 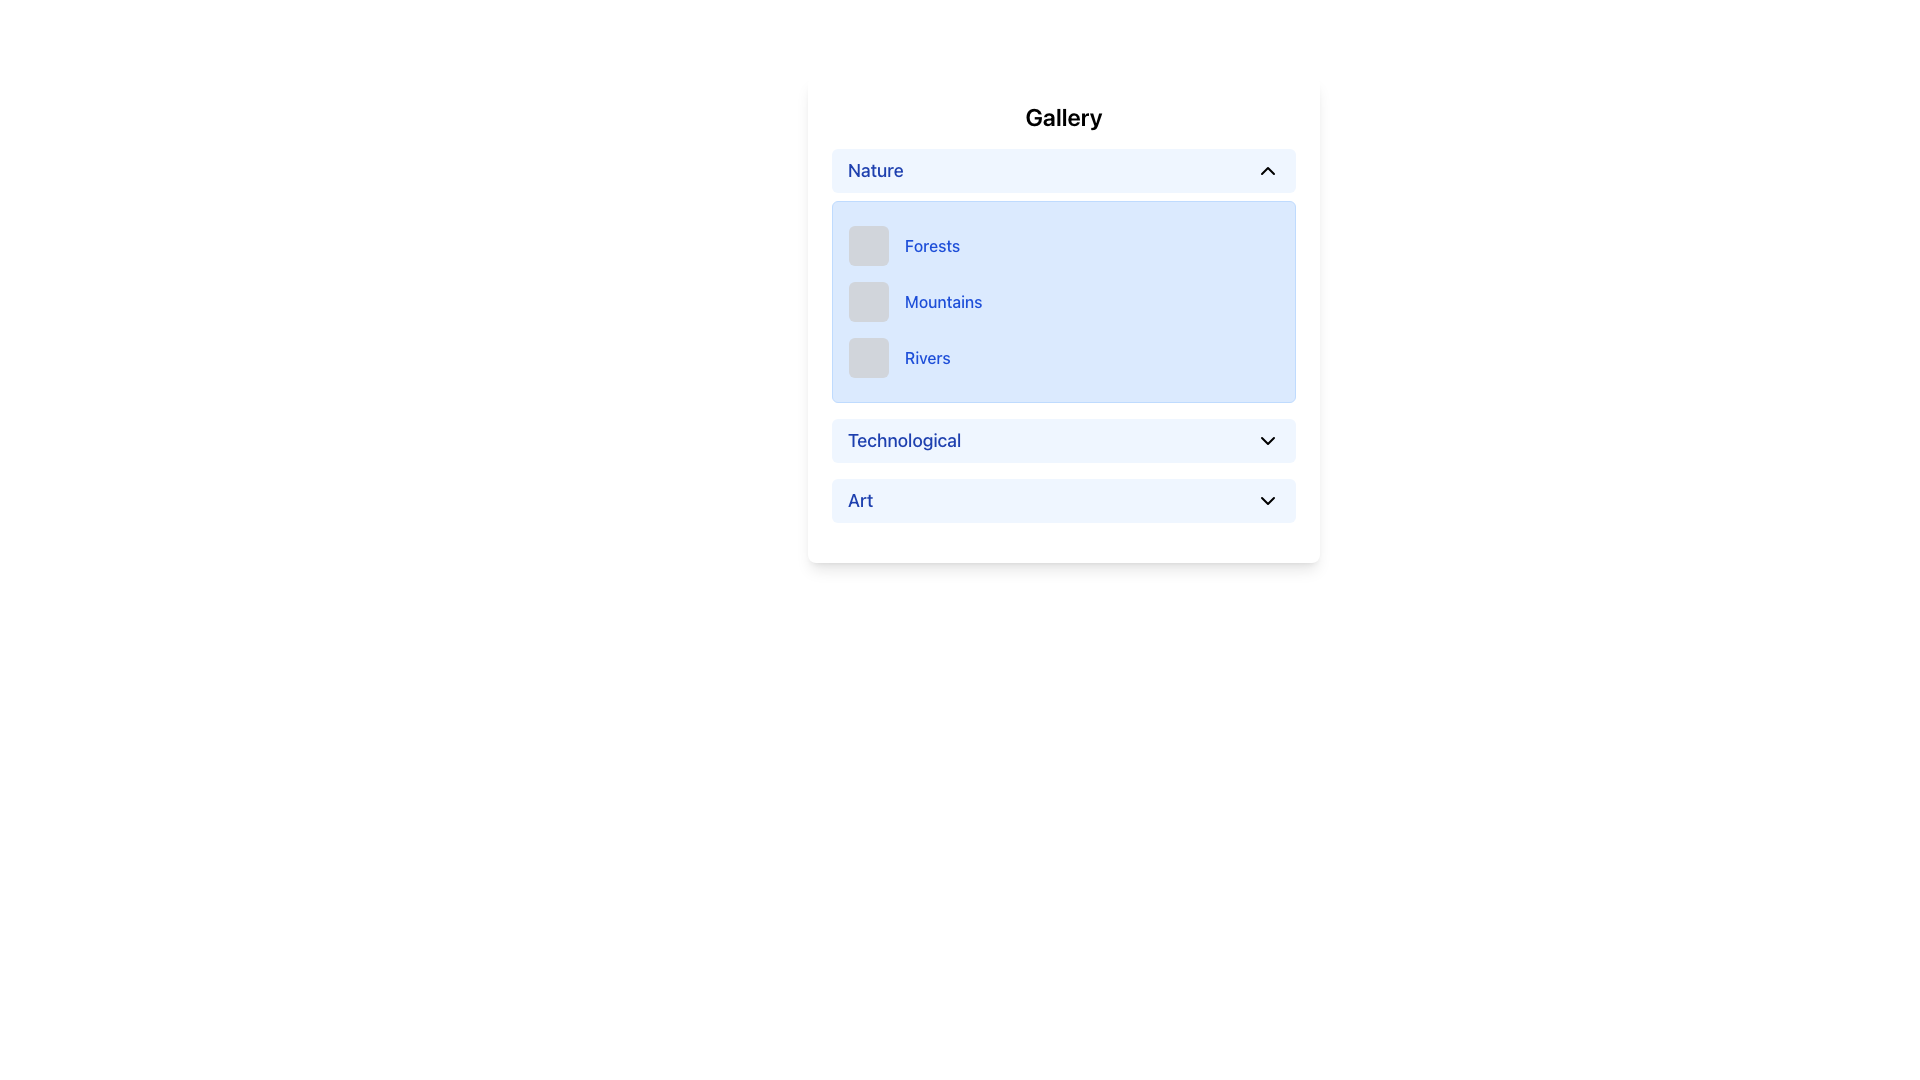 I want to click on the 'Technological' dropdown menu located in the 'Gallery' section, positioned below 'Nature' and 'Art' categories, so click(x=1063, y=439).